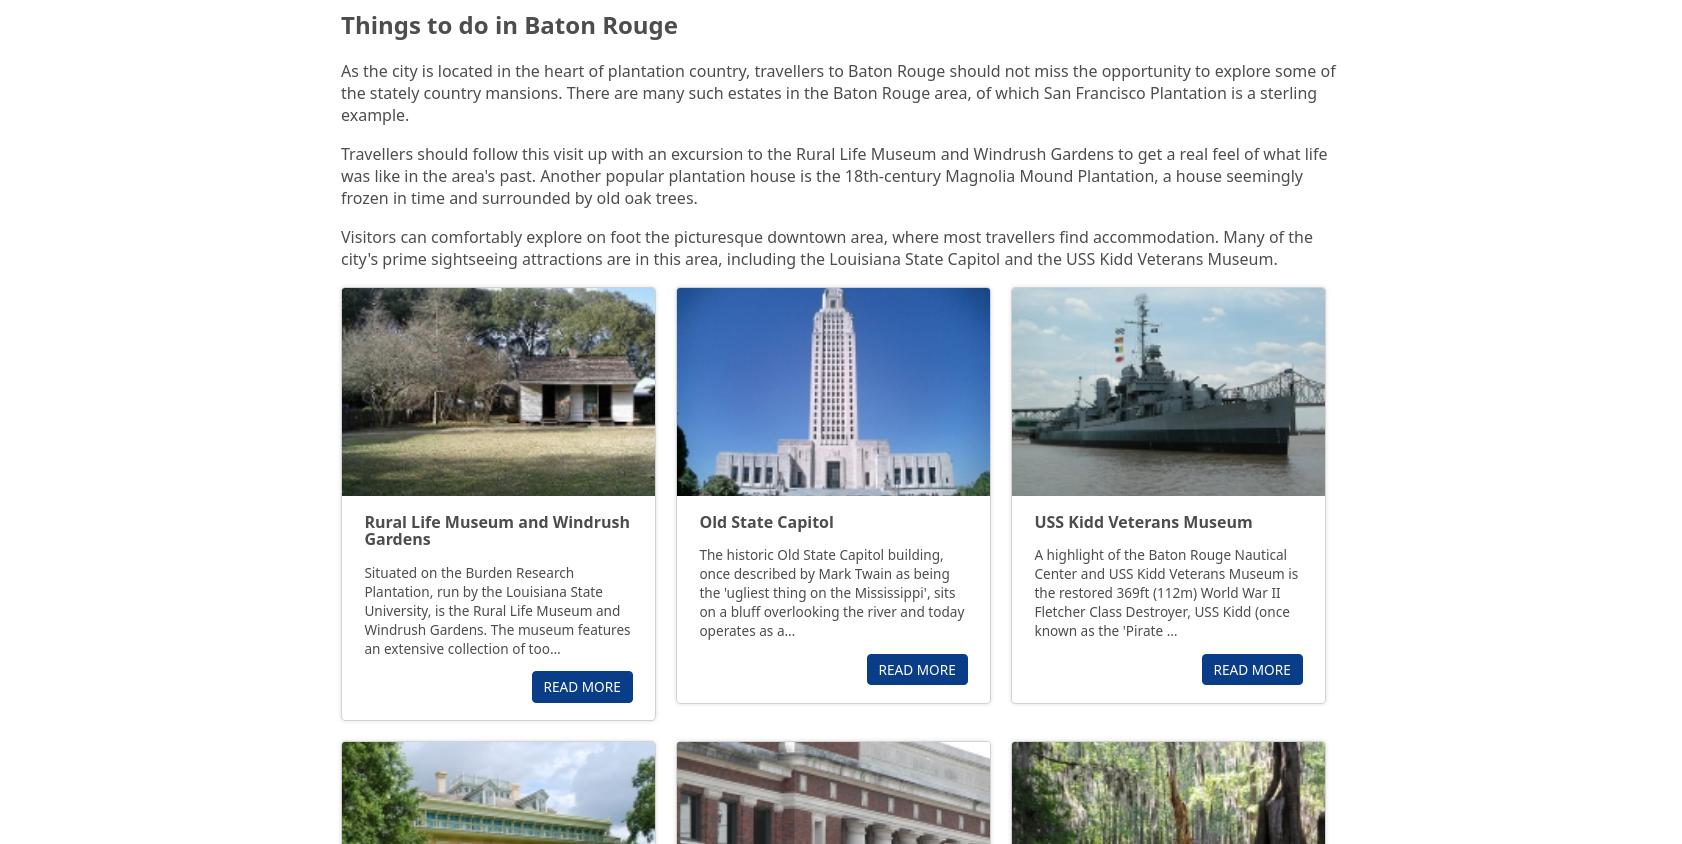  Describe the element at coordinates (837, 91) in the screenshot. I see `'As the city is located in the heart of plantation
country, travellers to Baton Rouge should not miss the opportunity
to explore some of the stately country mansions. There are many
such estates in the Baton Rouge area, of which San Francisco
Plantation is a sterling example.'` at that location.